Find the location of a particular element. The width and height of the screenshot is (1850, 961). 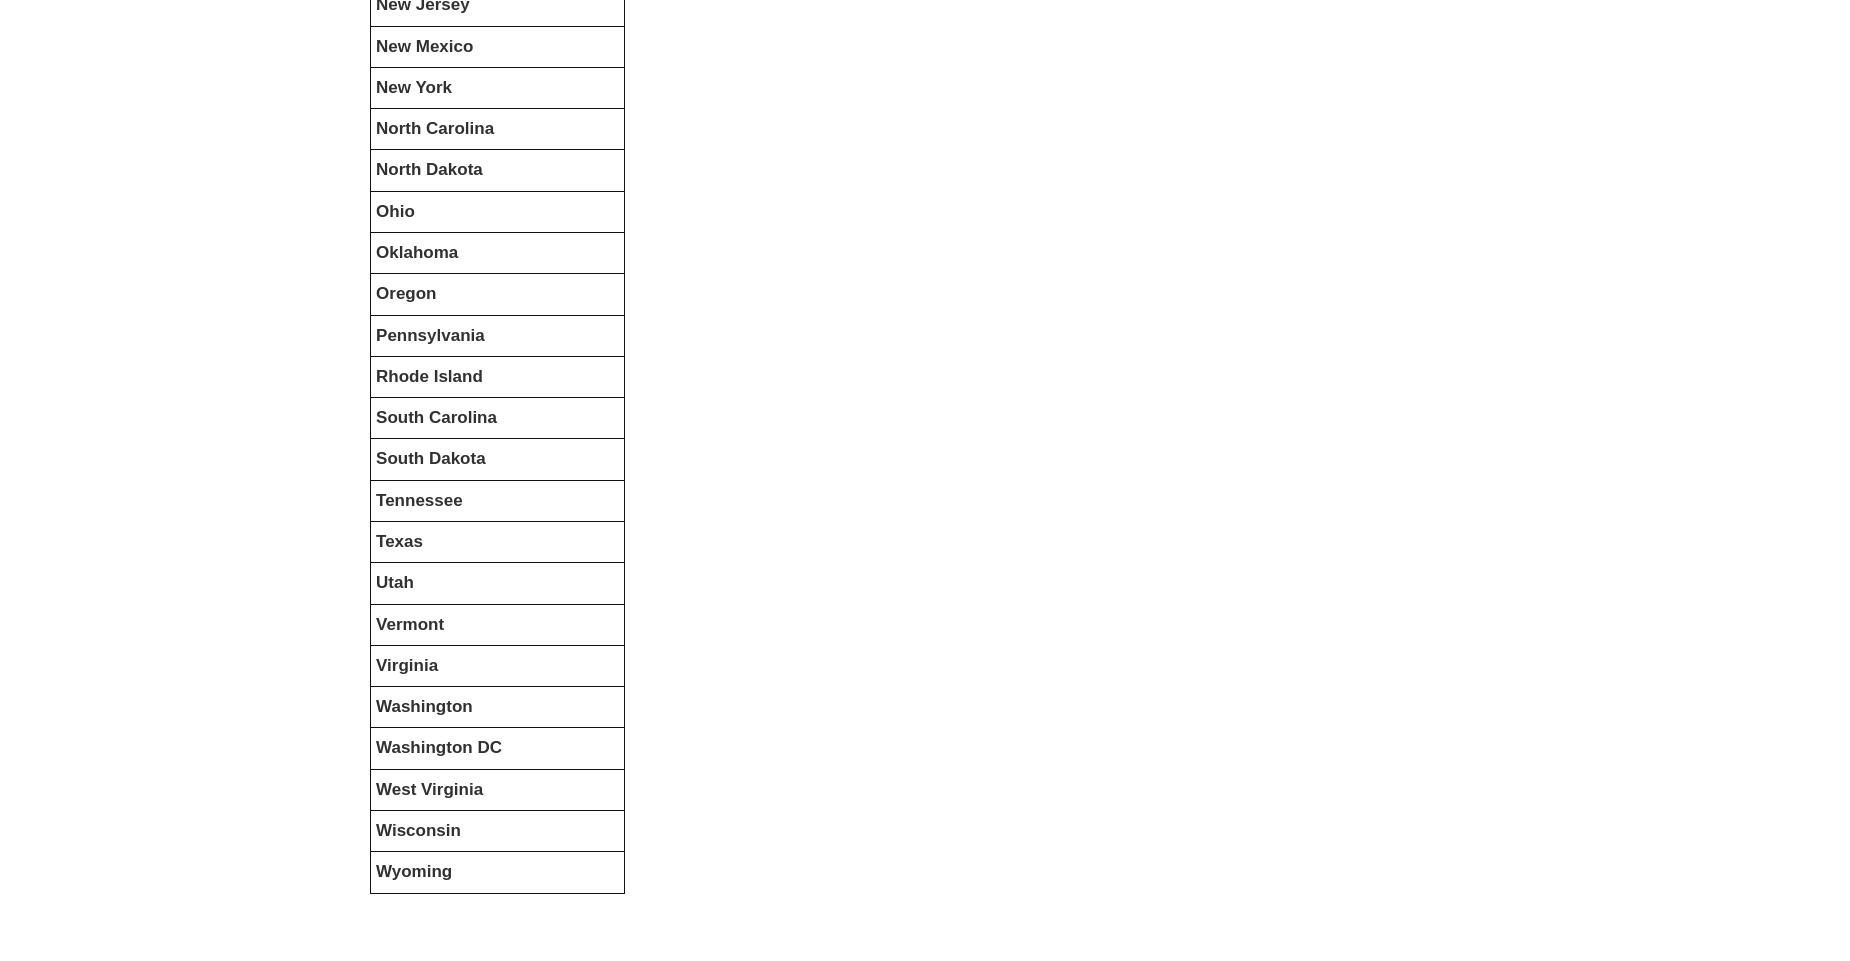

'Washington' is located at coordinates (423, 706).